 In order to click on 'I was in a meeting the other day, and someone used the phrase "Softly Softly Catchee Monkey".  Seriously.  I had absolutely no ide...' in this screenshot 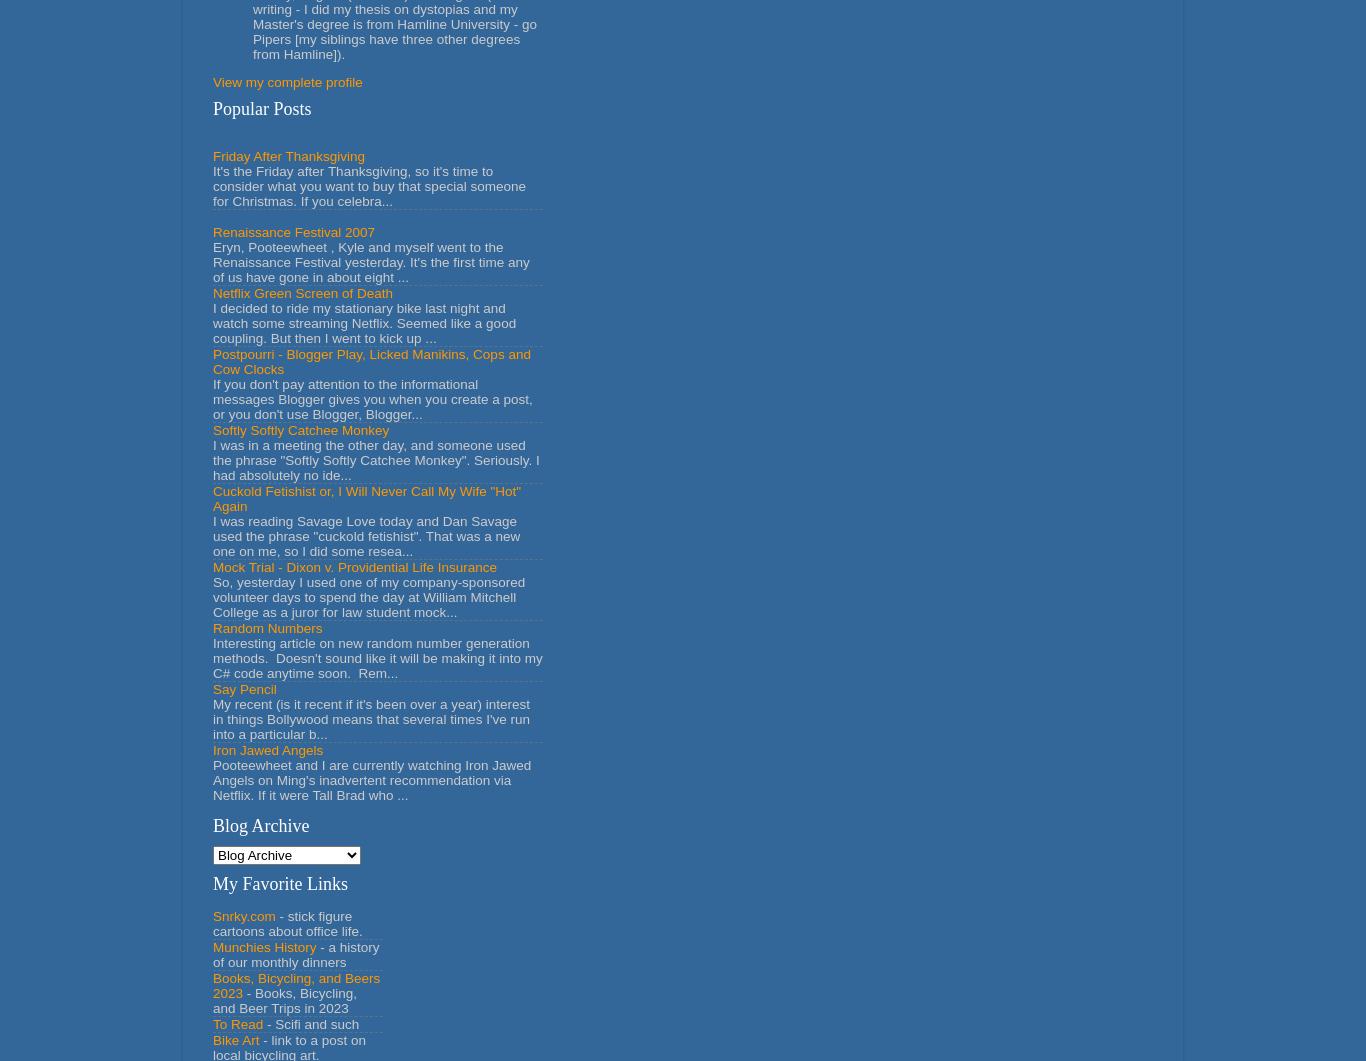, I will do `click(375, 459)`.